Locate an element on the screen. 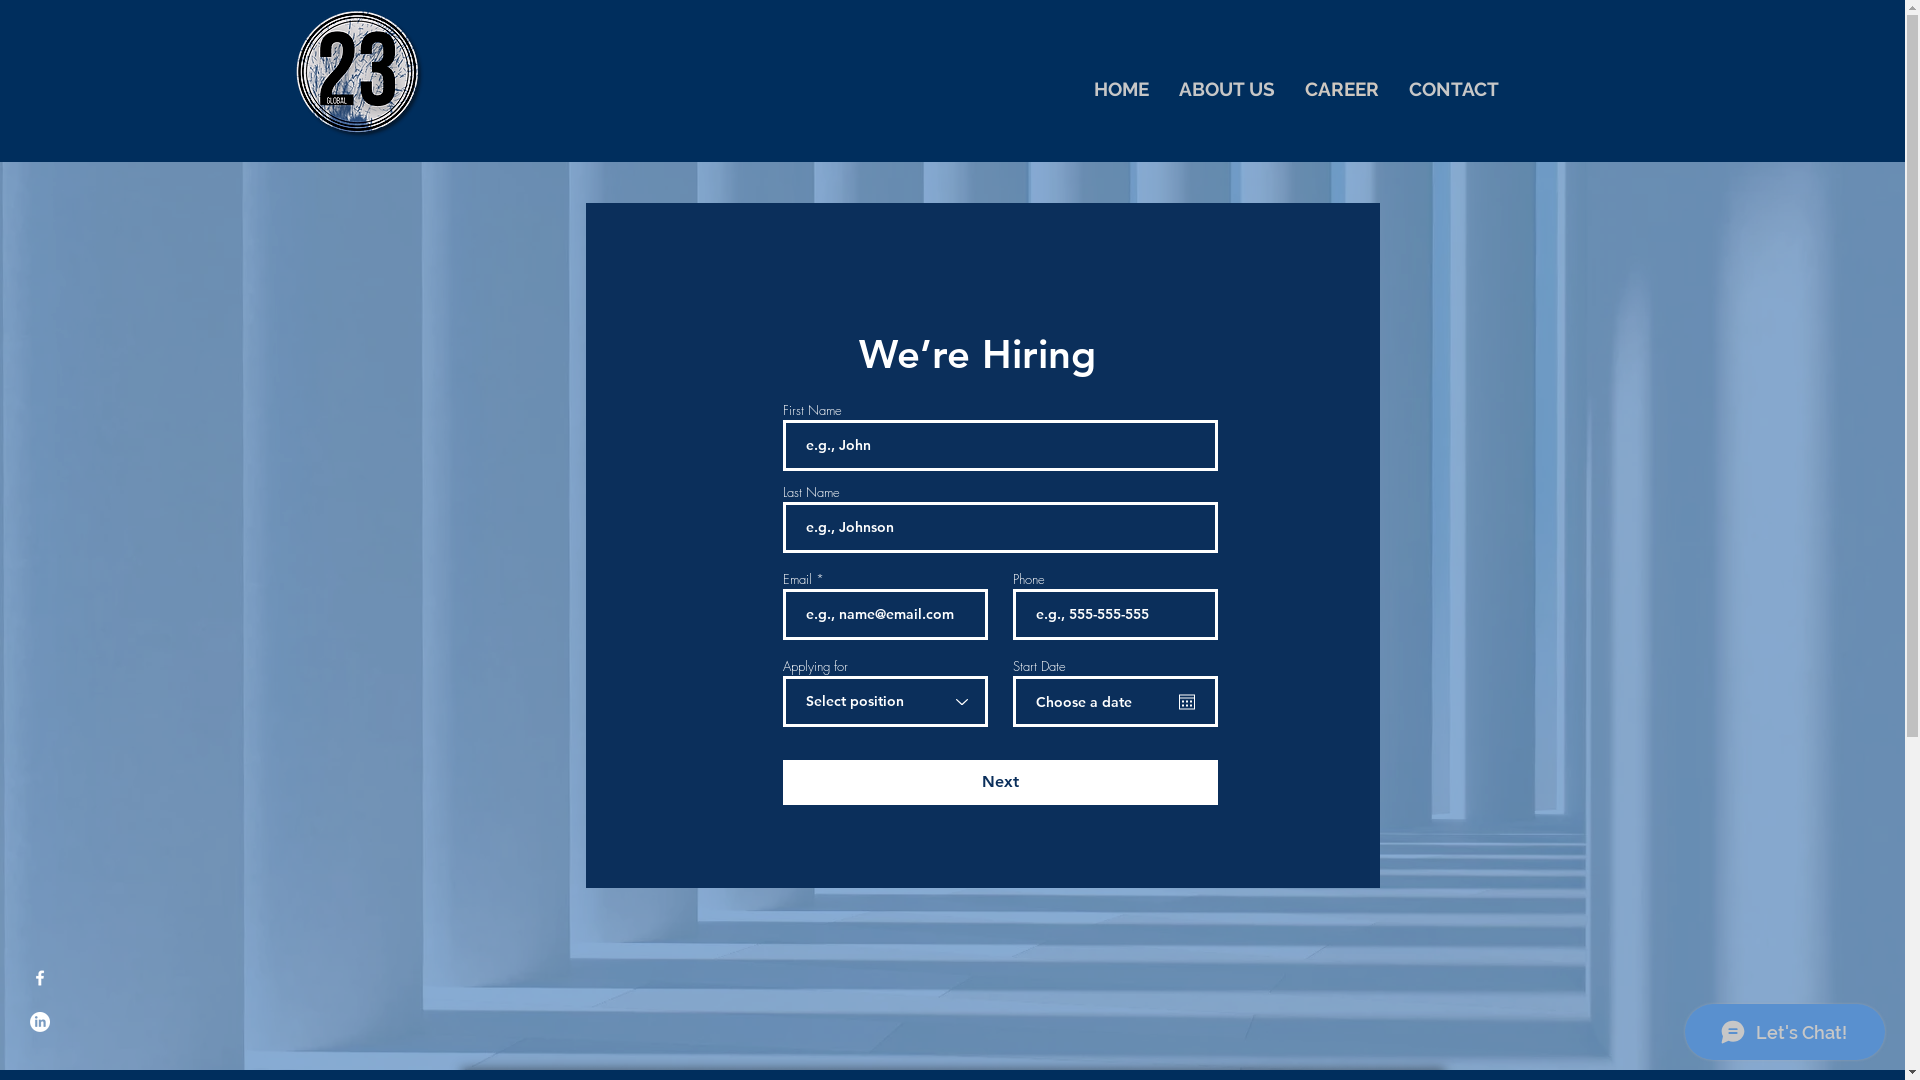  'Next' is located at coordinates (999, 781).